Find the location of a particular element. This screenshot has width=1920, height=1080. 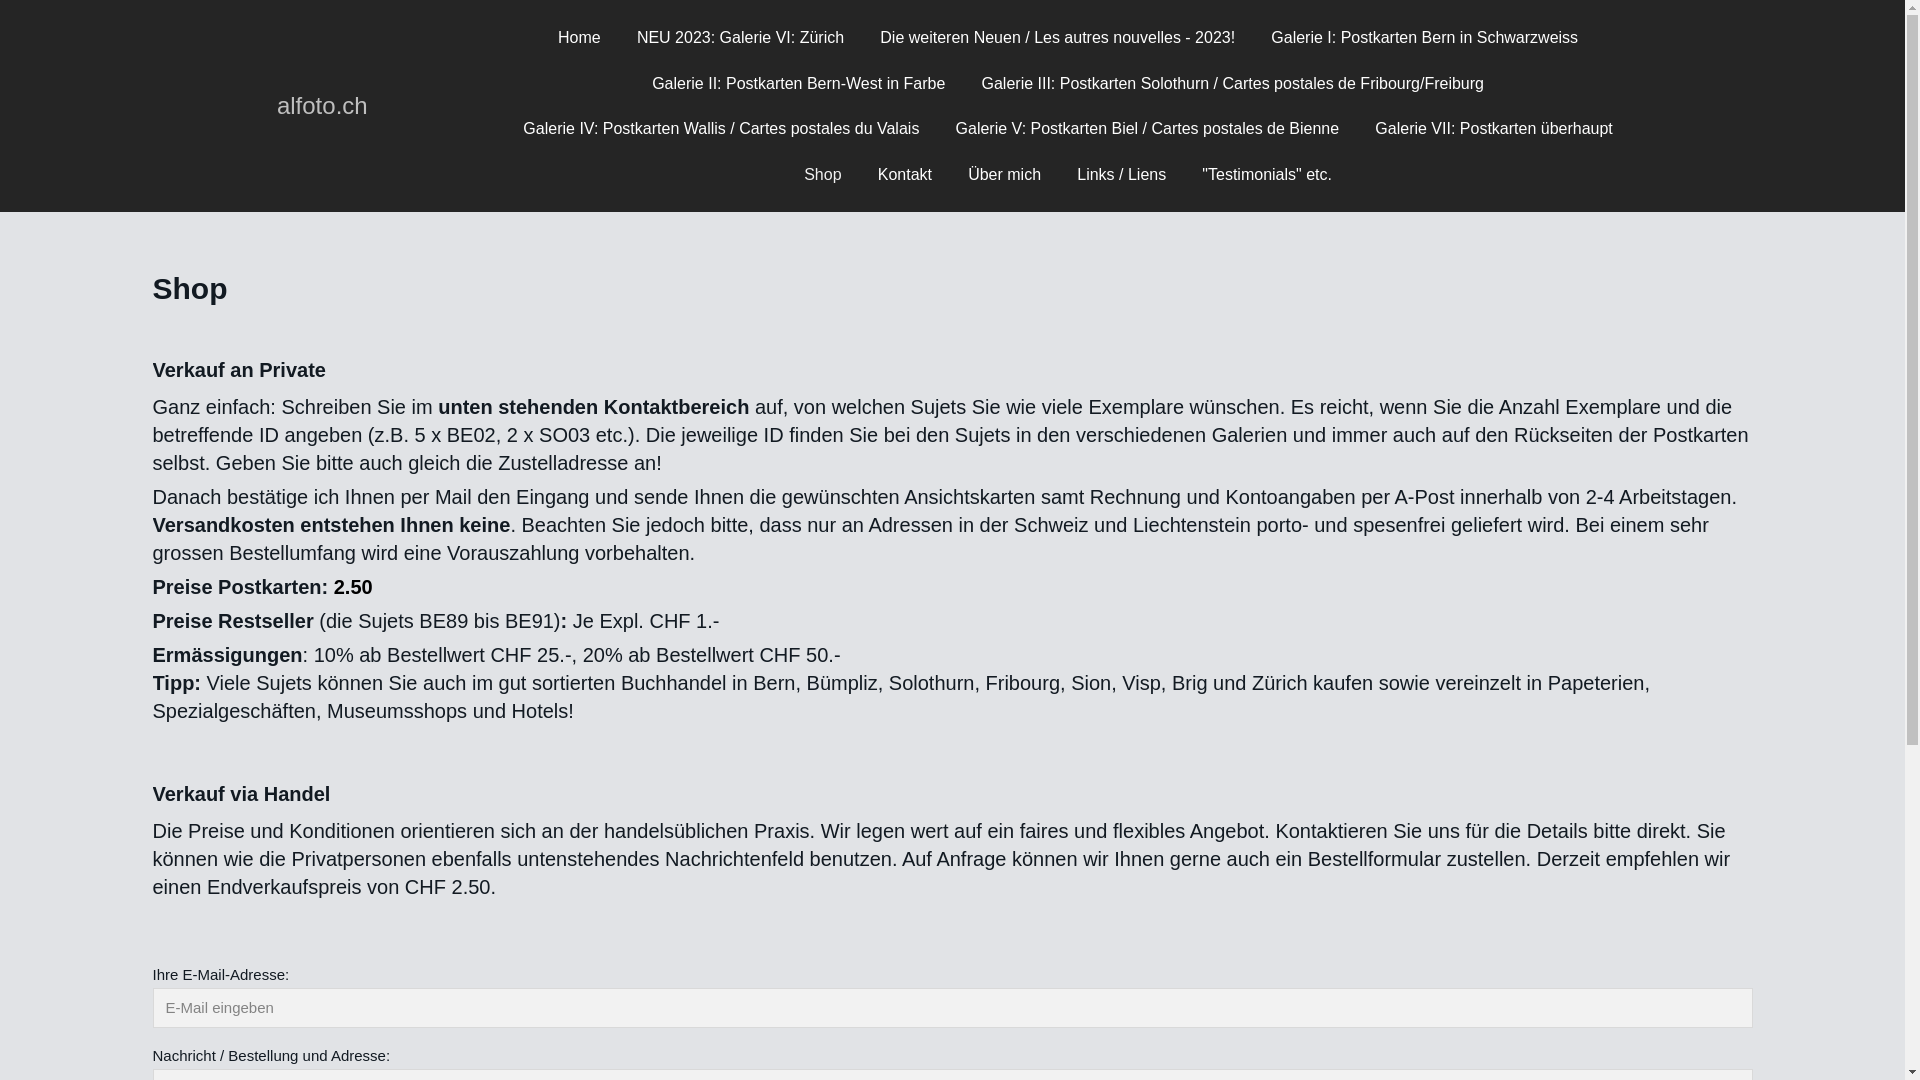

'alfoto.ch' is located at coordinates (322, 105).